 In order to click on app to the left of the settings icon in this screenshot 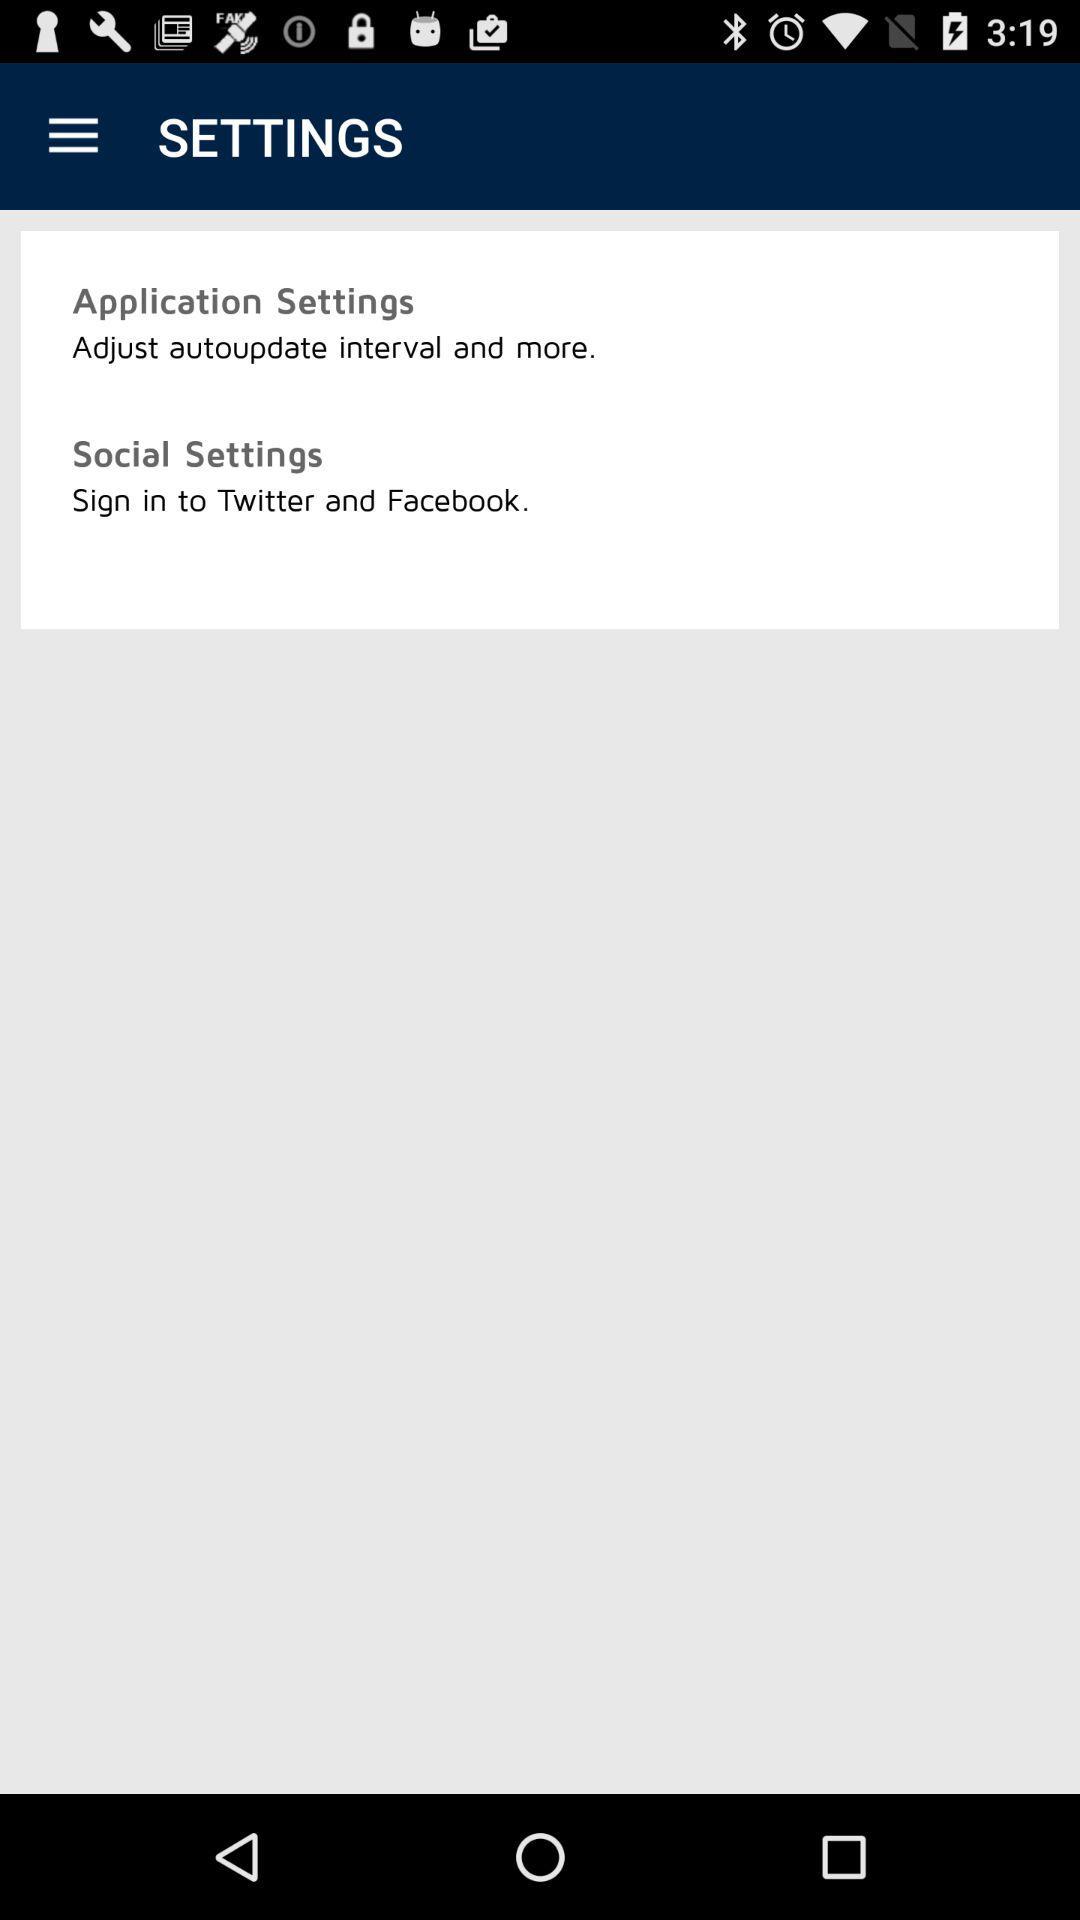, I will do `click(72, 135)`.